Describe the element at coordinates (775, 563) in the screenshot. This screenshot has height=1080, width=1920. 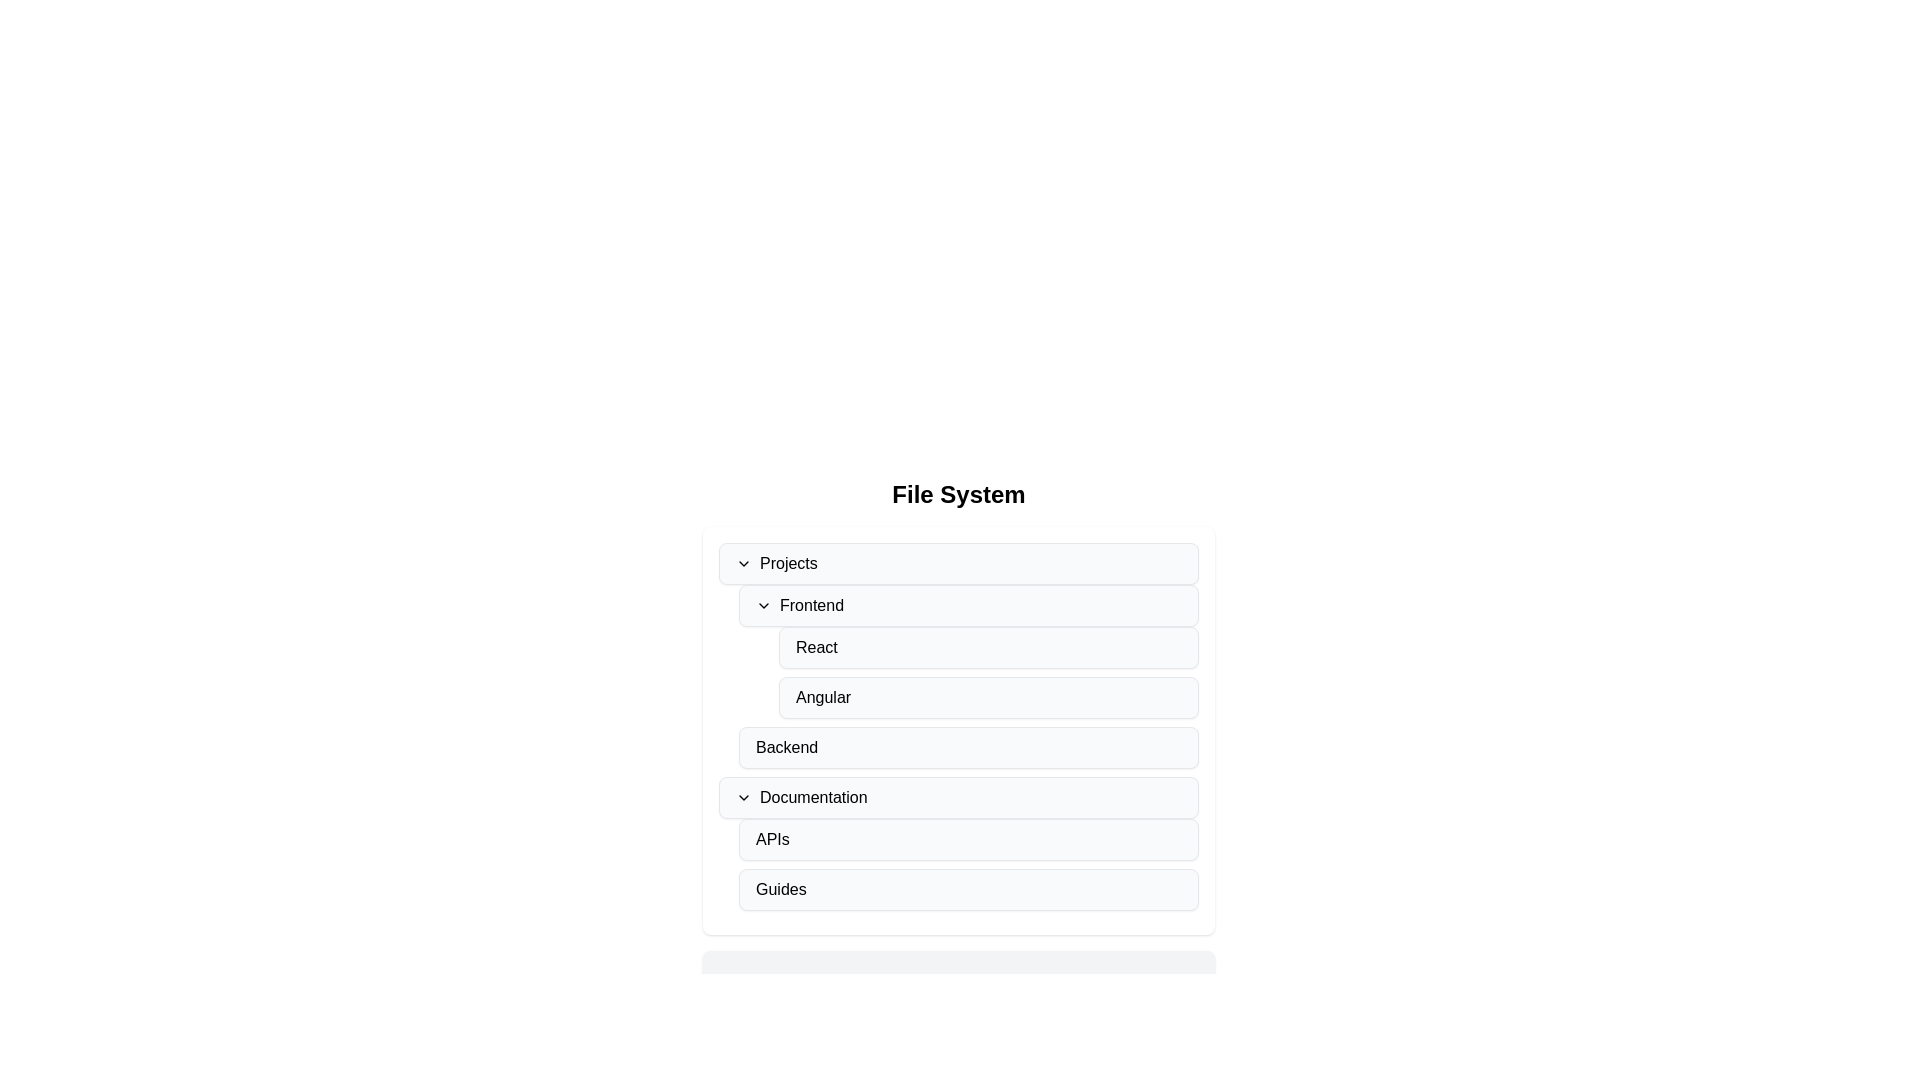
I see `the 'Projects' dropdown toggle text located centrally under the 'File System' heading to potentially highlight it or display a tooltip` at that location.